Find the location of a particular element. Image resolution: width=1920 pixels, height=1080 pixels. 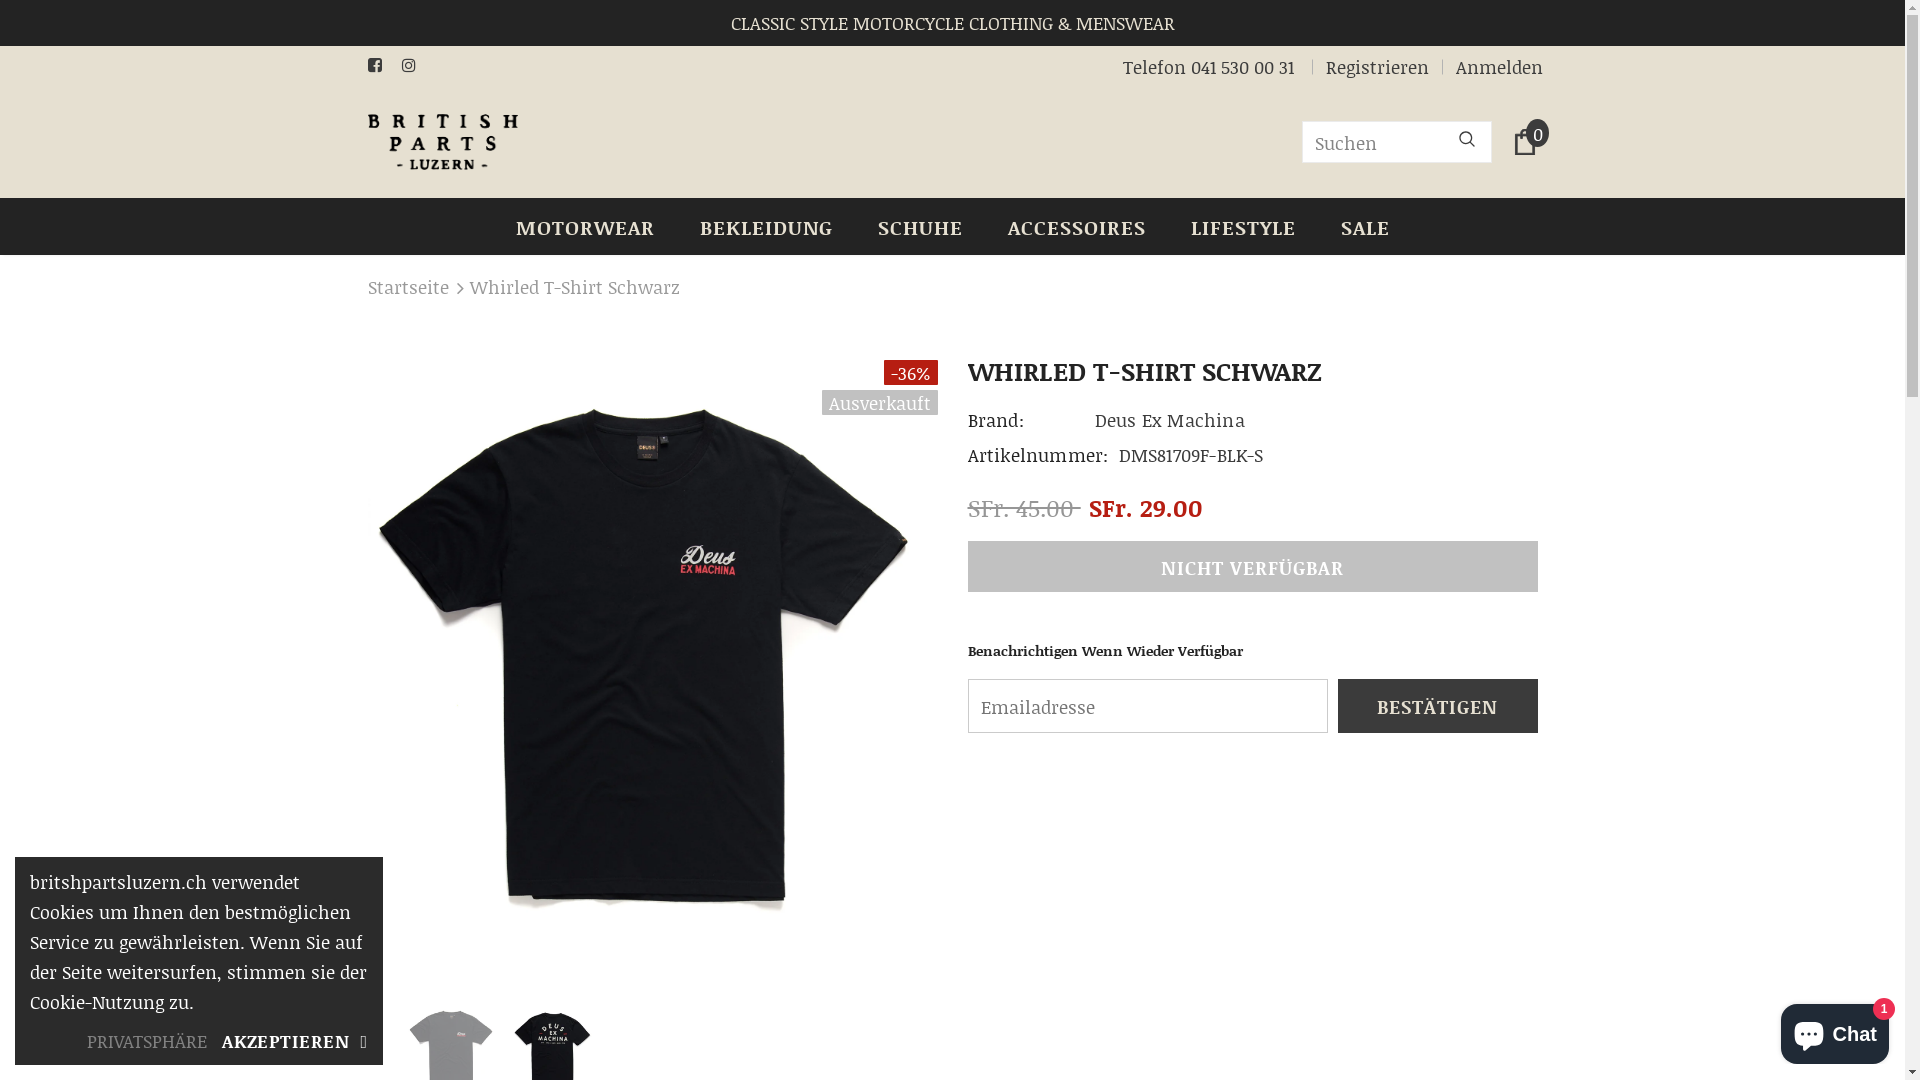

'Startseite' is located at coordinates (407, 286).